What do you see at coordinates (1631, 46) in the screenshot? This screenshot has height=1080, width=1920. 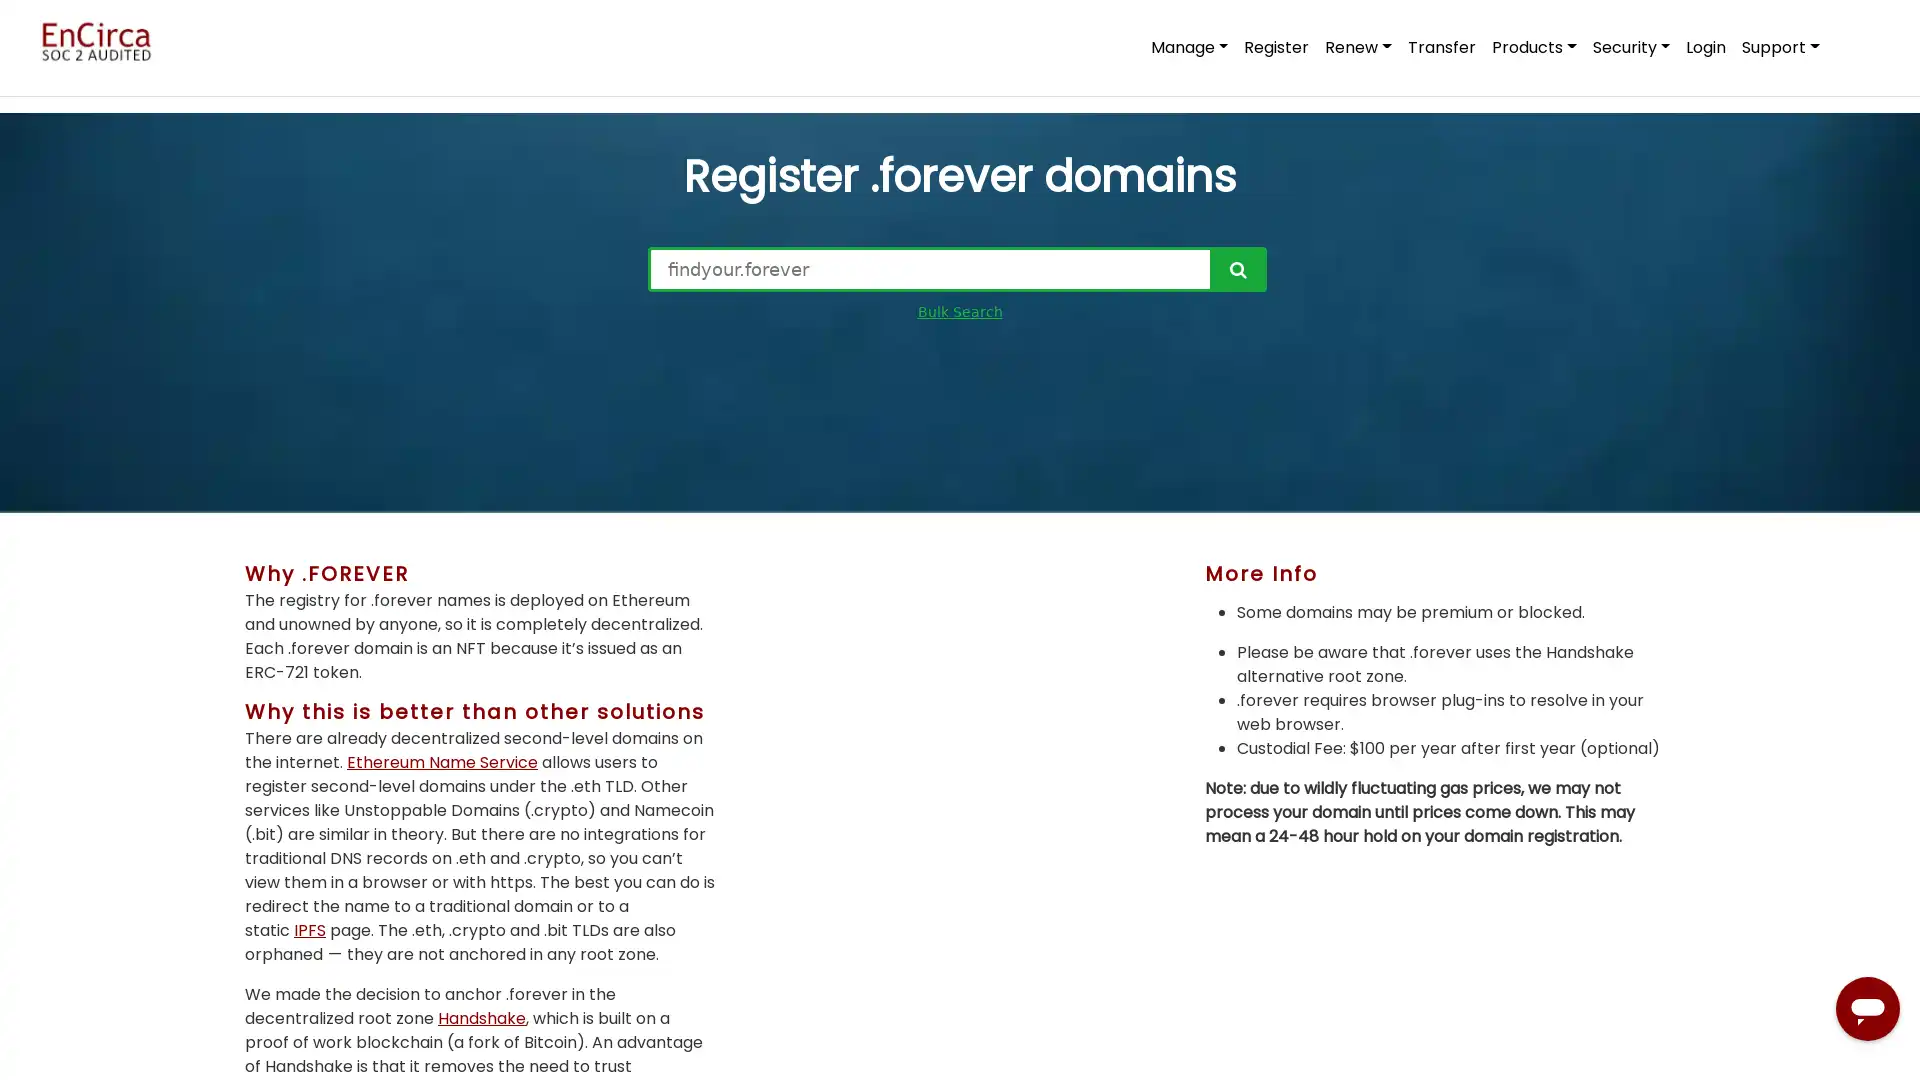 I see `Security` at bounding box center [1631, 46].